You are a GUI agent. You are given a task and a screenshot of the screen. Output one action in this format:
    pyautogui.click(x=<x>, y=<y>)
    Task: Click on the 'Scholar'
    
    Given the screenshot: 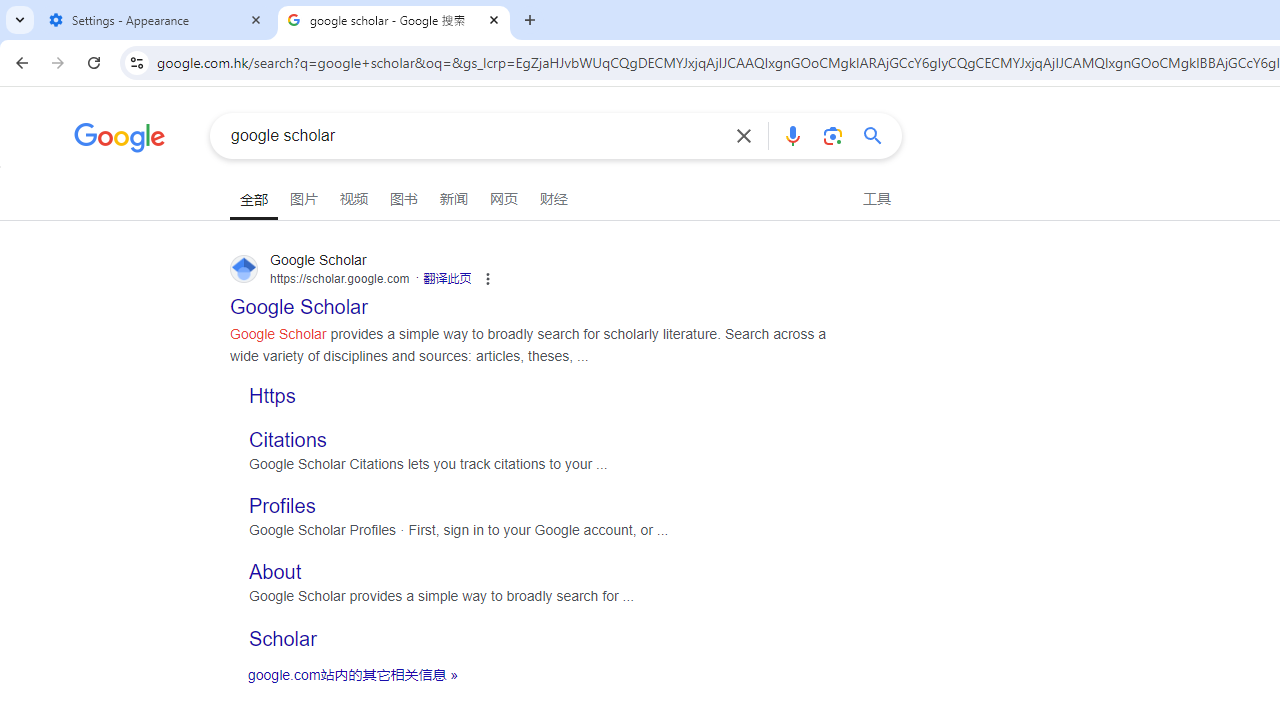 What is the action you would take?
    pyautogui.click(x=282, y=638)
    